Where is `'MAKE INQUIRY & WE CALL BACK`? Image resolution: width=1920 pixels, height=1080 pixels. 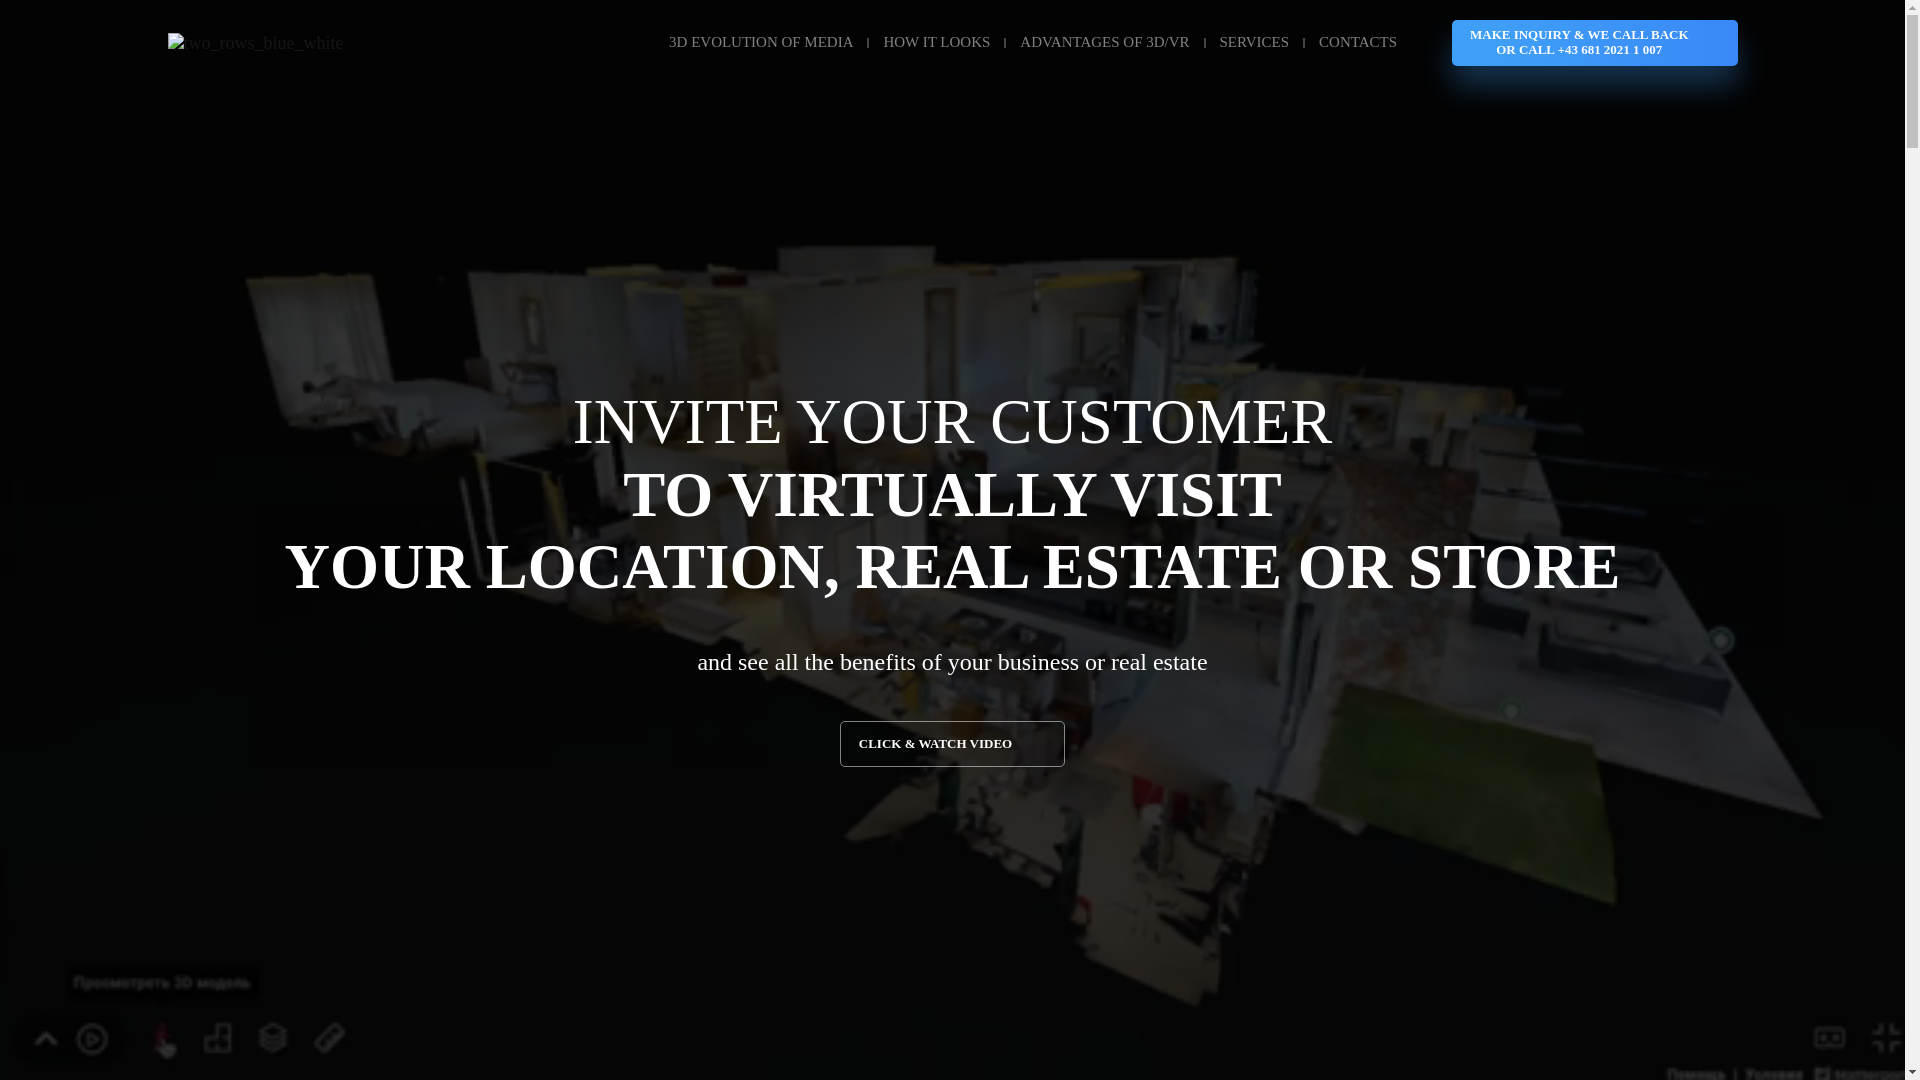 'MAKE INQUIRY & WE CALL BACK is located at coordinates (1451, 42).